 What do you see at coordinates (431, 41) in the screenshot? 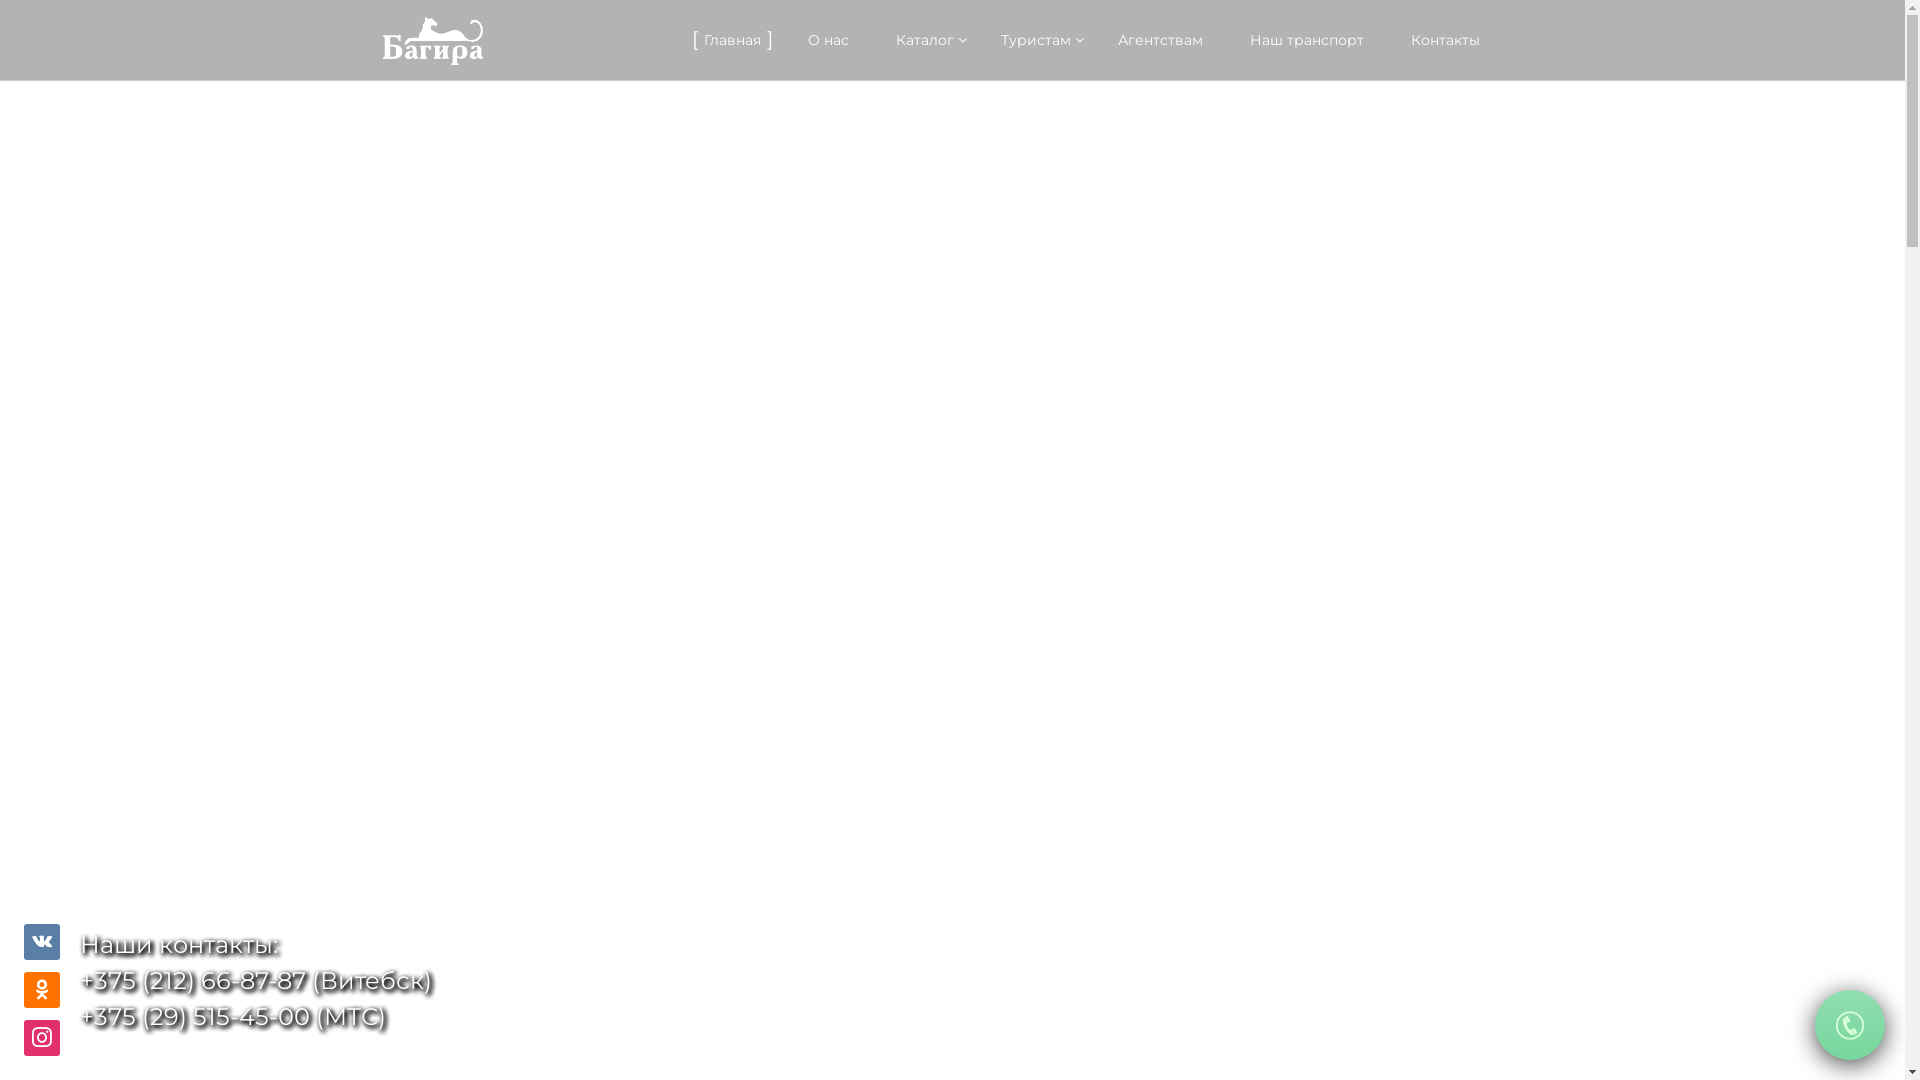
I see `'Logo'` at bounding box center [431, 41].